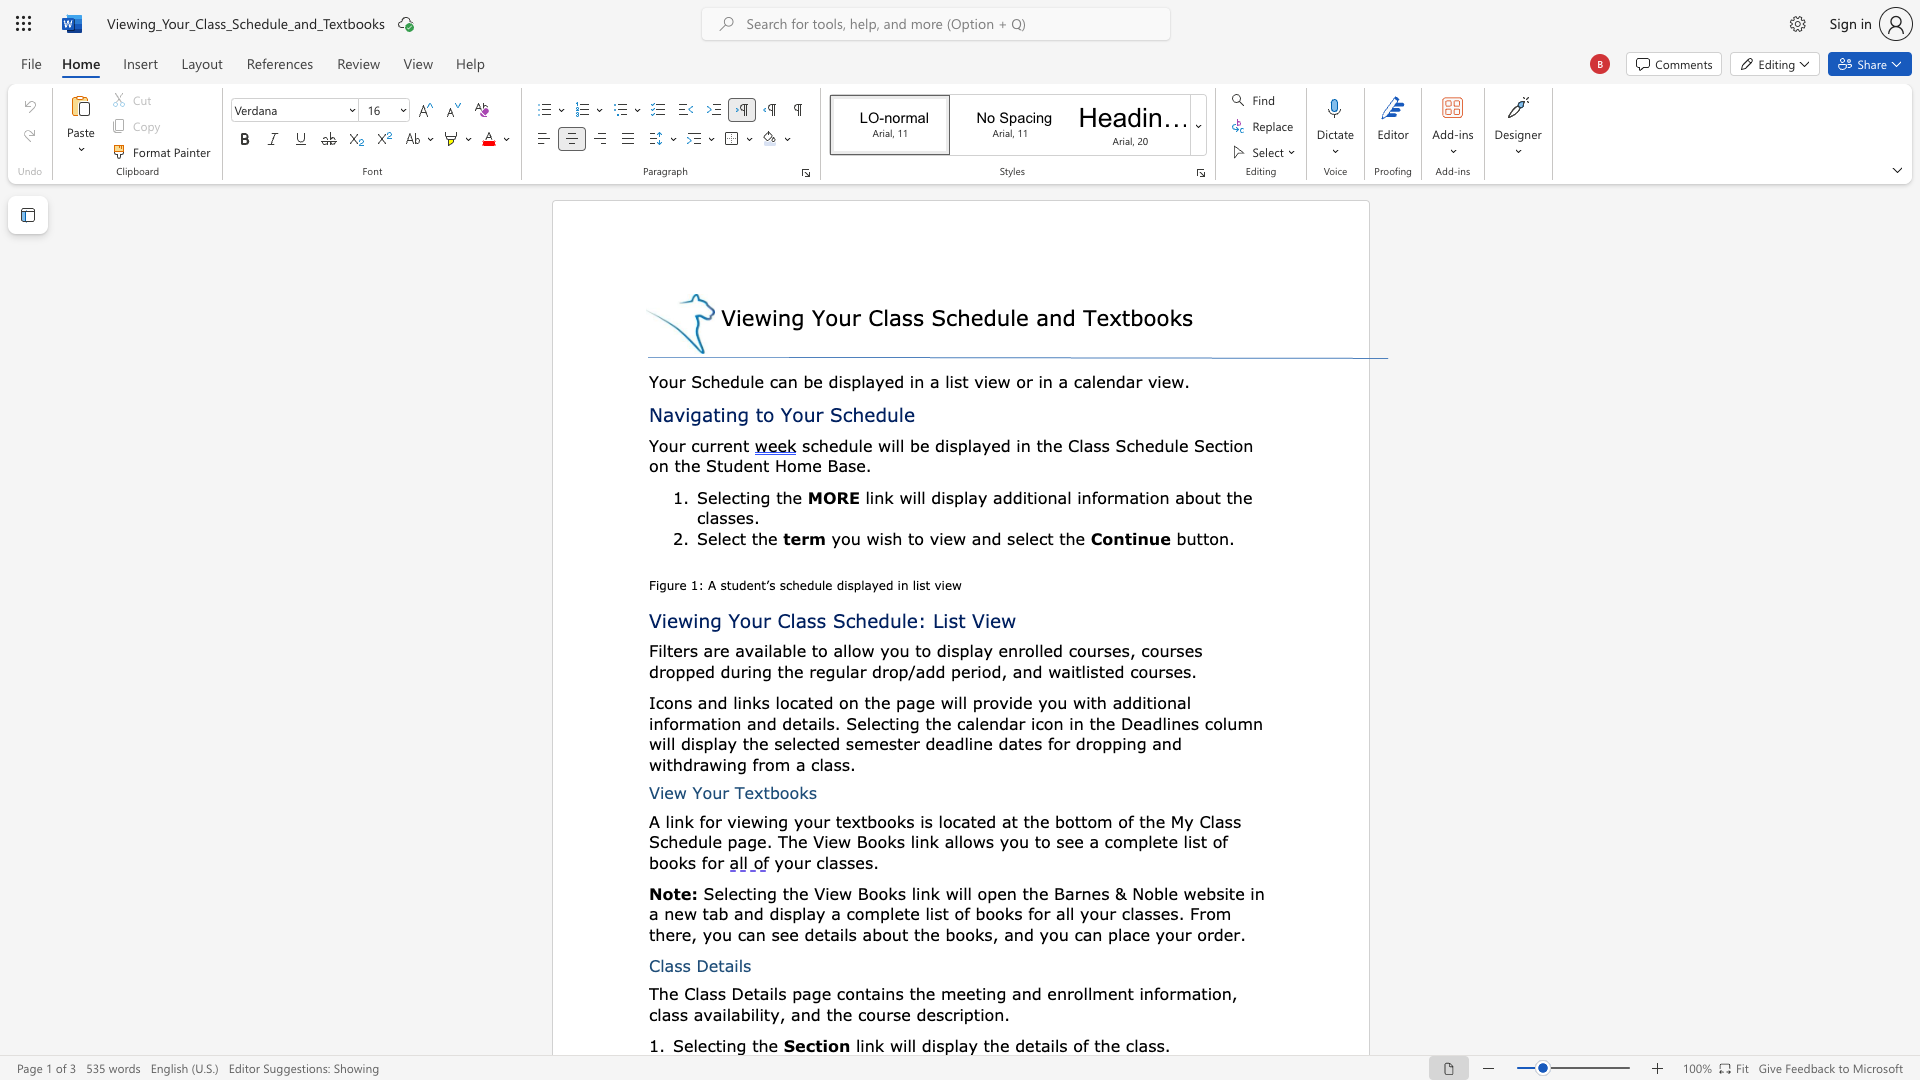 The image size is (1920, 1080). What do you see at coordinates (707, 1044) in the screenshot?
I see `the subset text "ct" within the text "Selecting the"` at bounding box center [707, 1044].